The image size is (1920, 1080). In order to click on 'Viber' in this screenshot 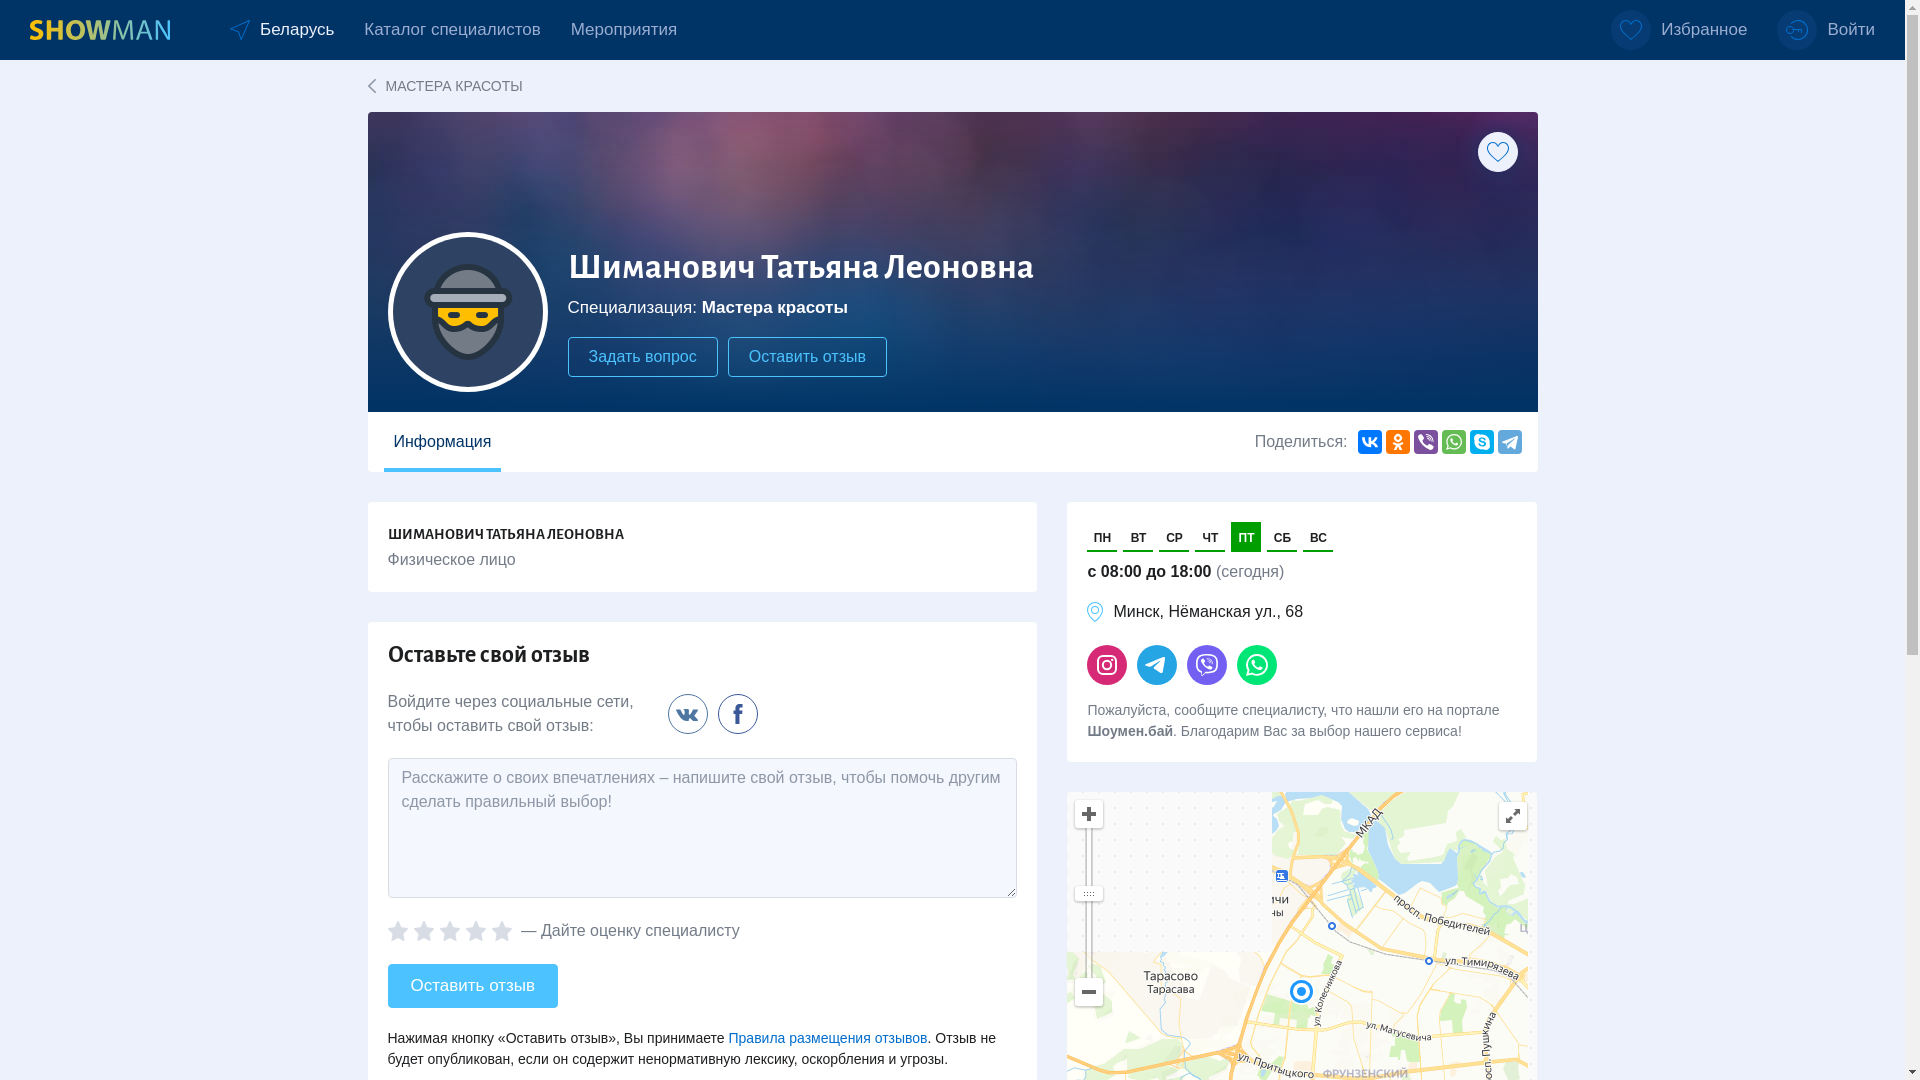, I will do `click(1424, 441)`.